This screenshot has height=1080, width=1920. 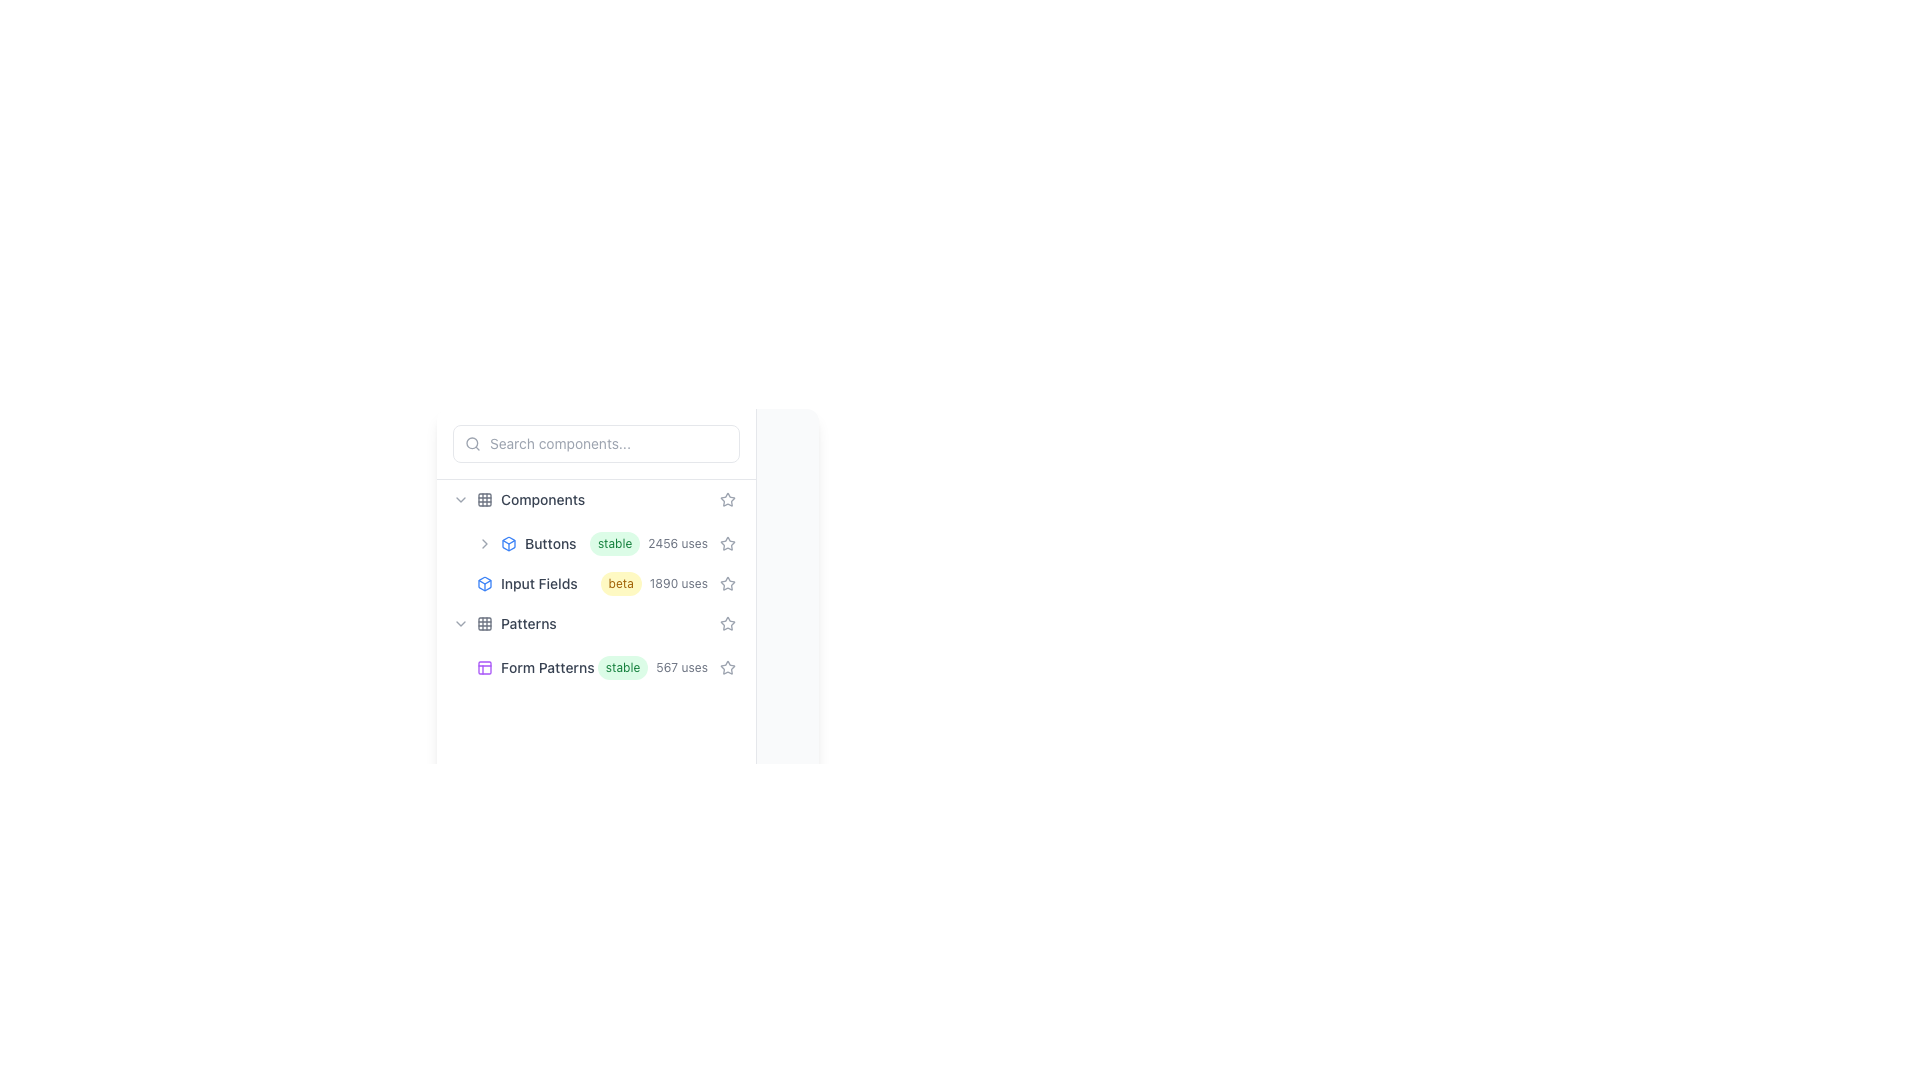 What do you see at coordinates (550, 543) in the screenshot?
I see `the 'Buttons' text label, which is styled with a medium font size in gray color and aligned within the 'Components' section of the interface` at bounding box center [550, 543].